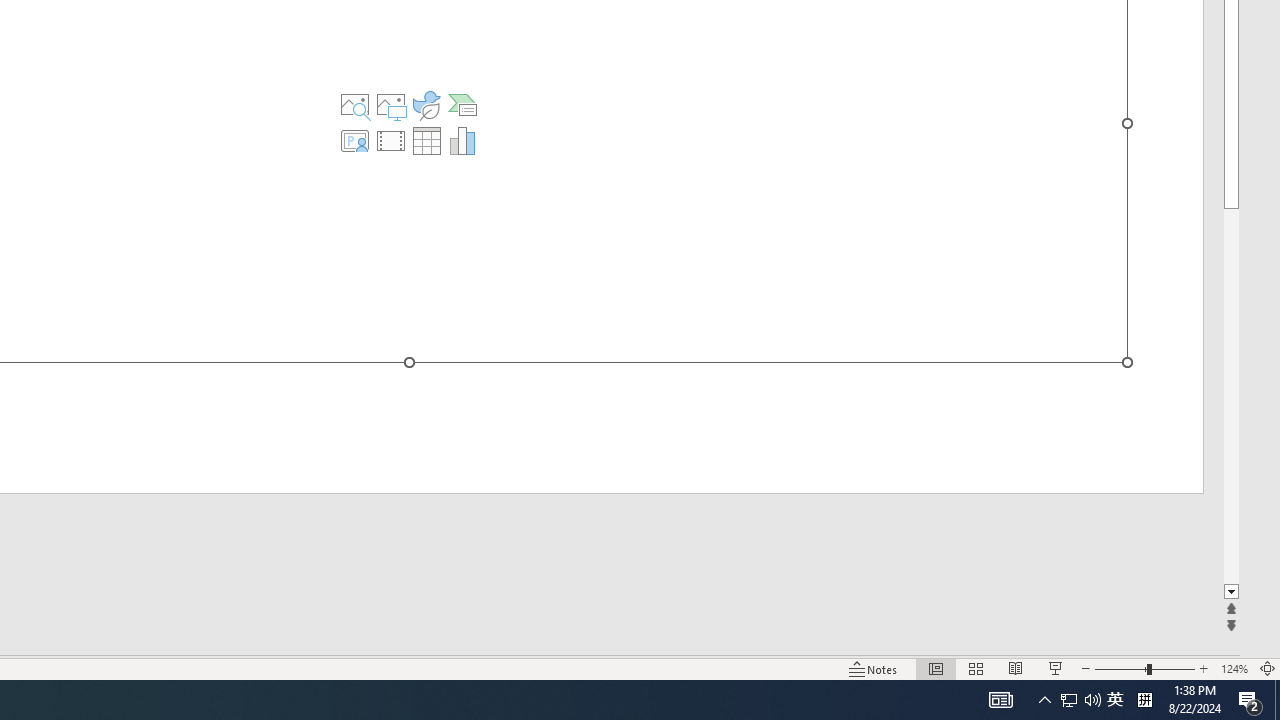 Image resolution: width=1280 pixels, height=720 pixels. I want to click on 'Insert Table', so click(425, 140).